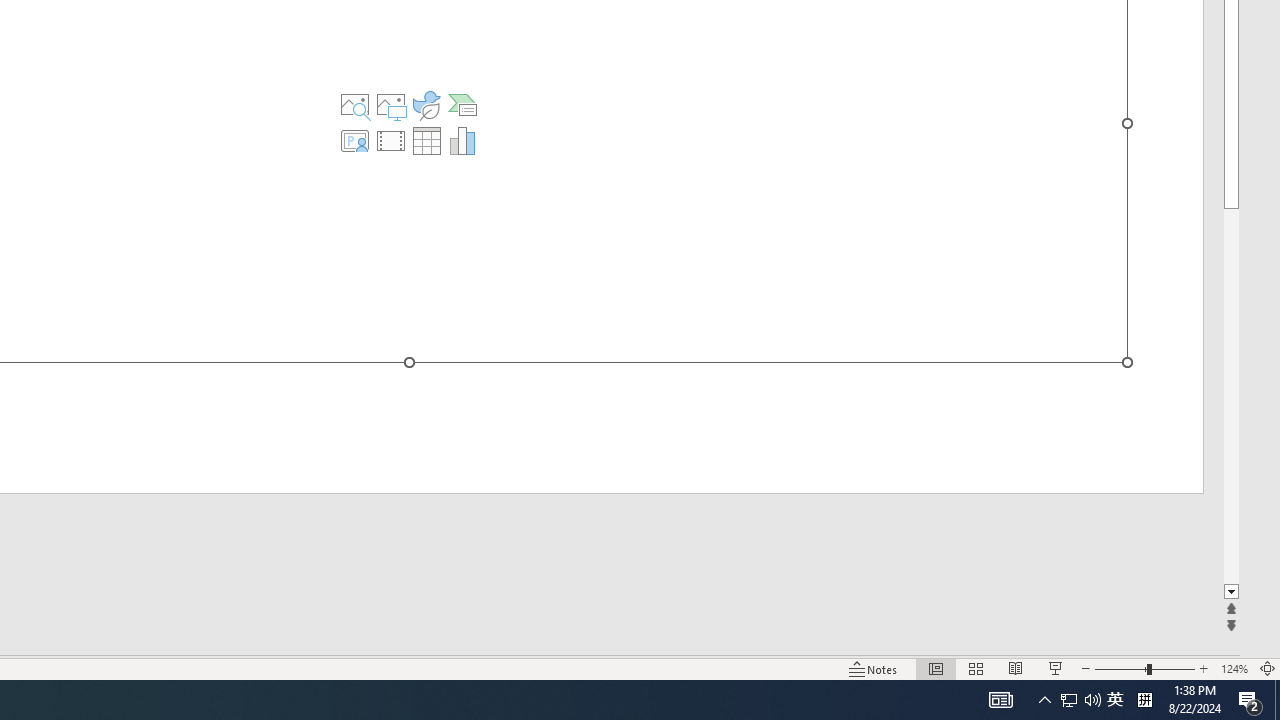 Image resolution: width=1280 pixels, height=720 pixels. I want to click on 'Insert Table', so click(425, 140).